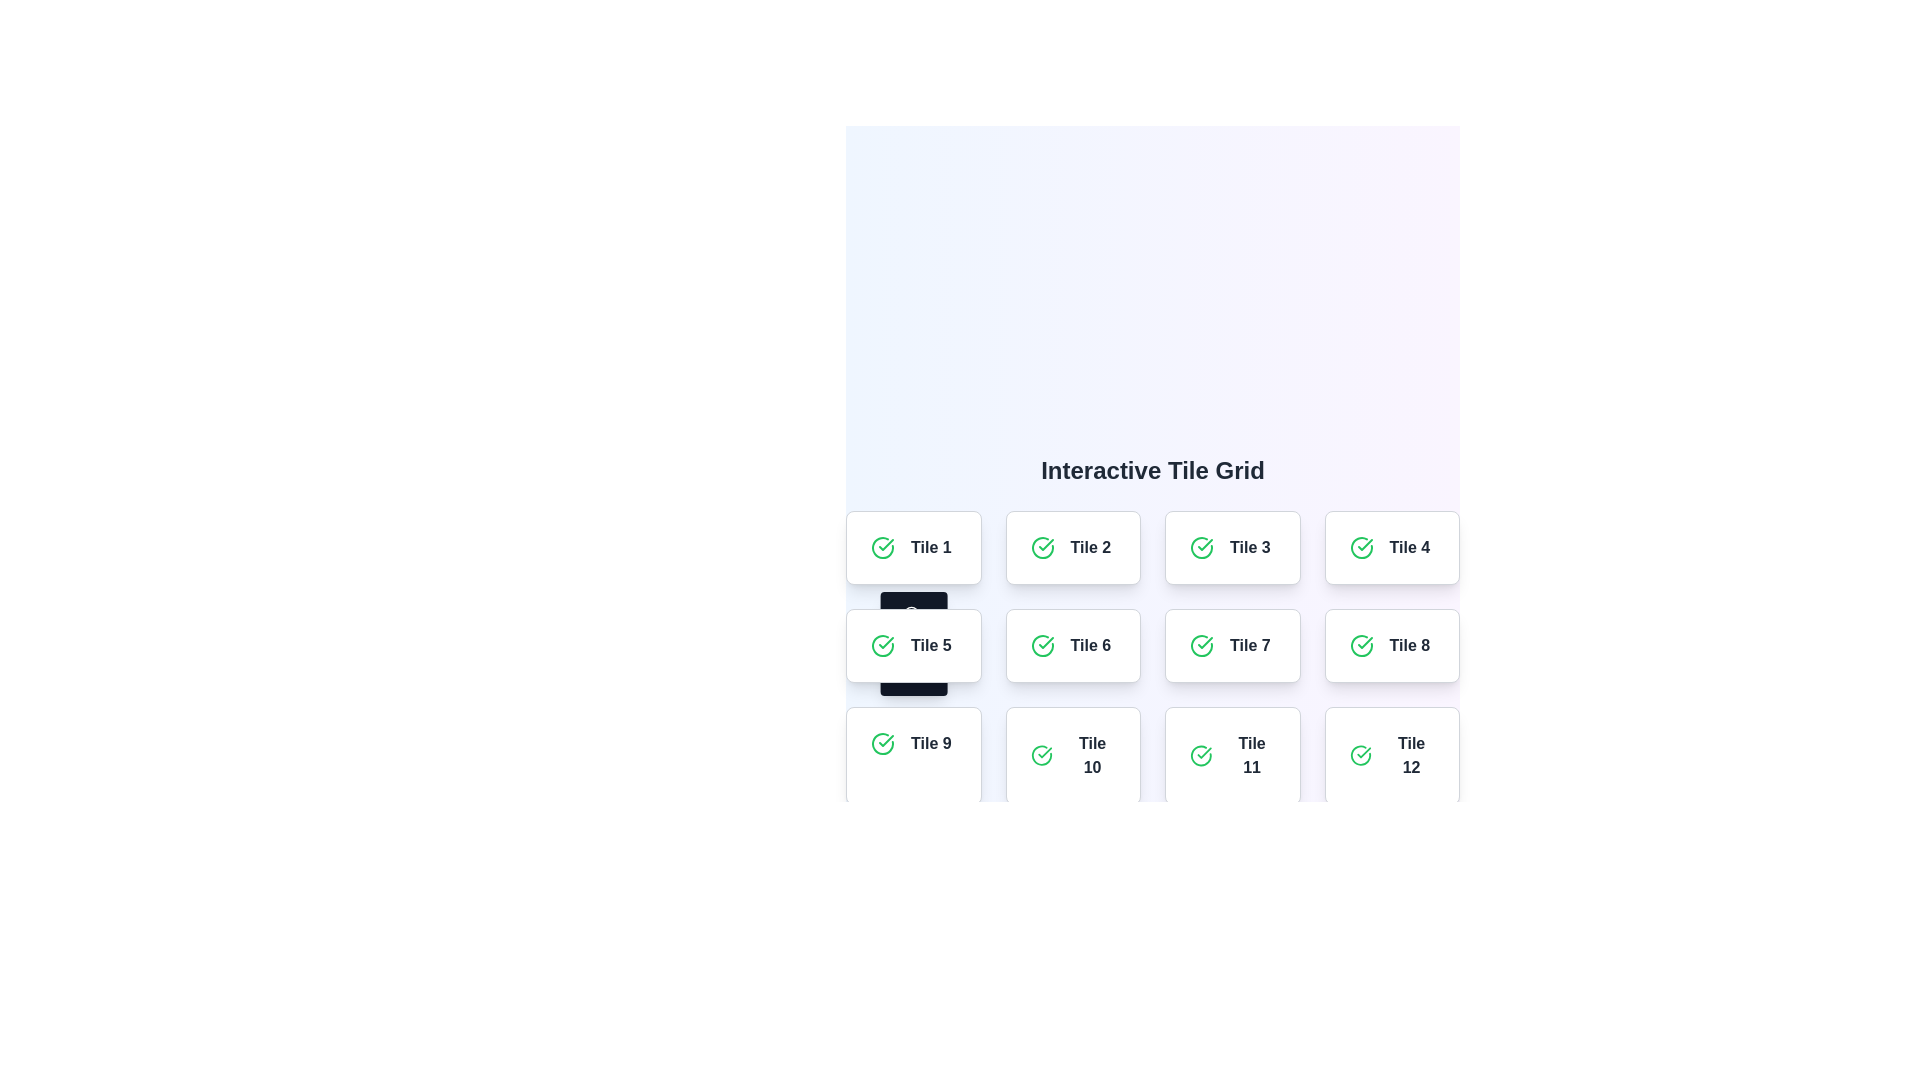 The height and width of the screenshot is (1080, 1920). What do you see at coordinates (1231, 645) in the screenshot?
I see `the tile UI component labeled 'Tile 7' which features a bold text and a green circular icon with a checkmark` at bounding box center [1231, 645].